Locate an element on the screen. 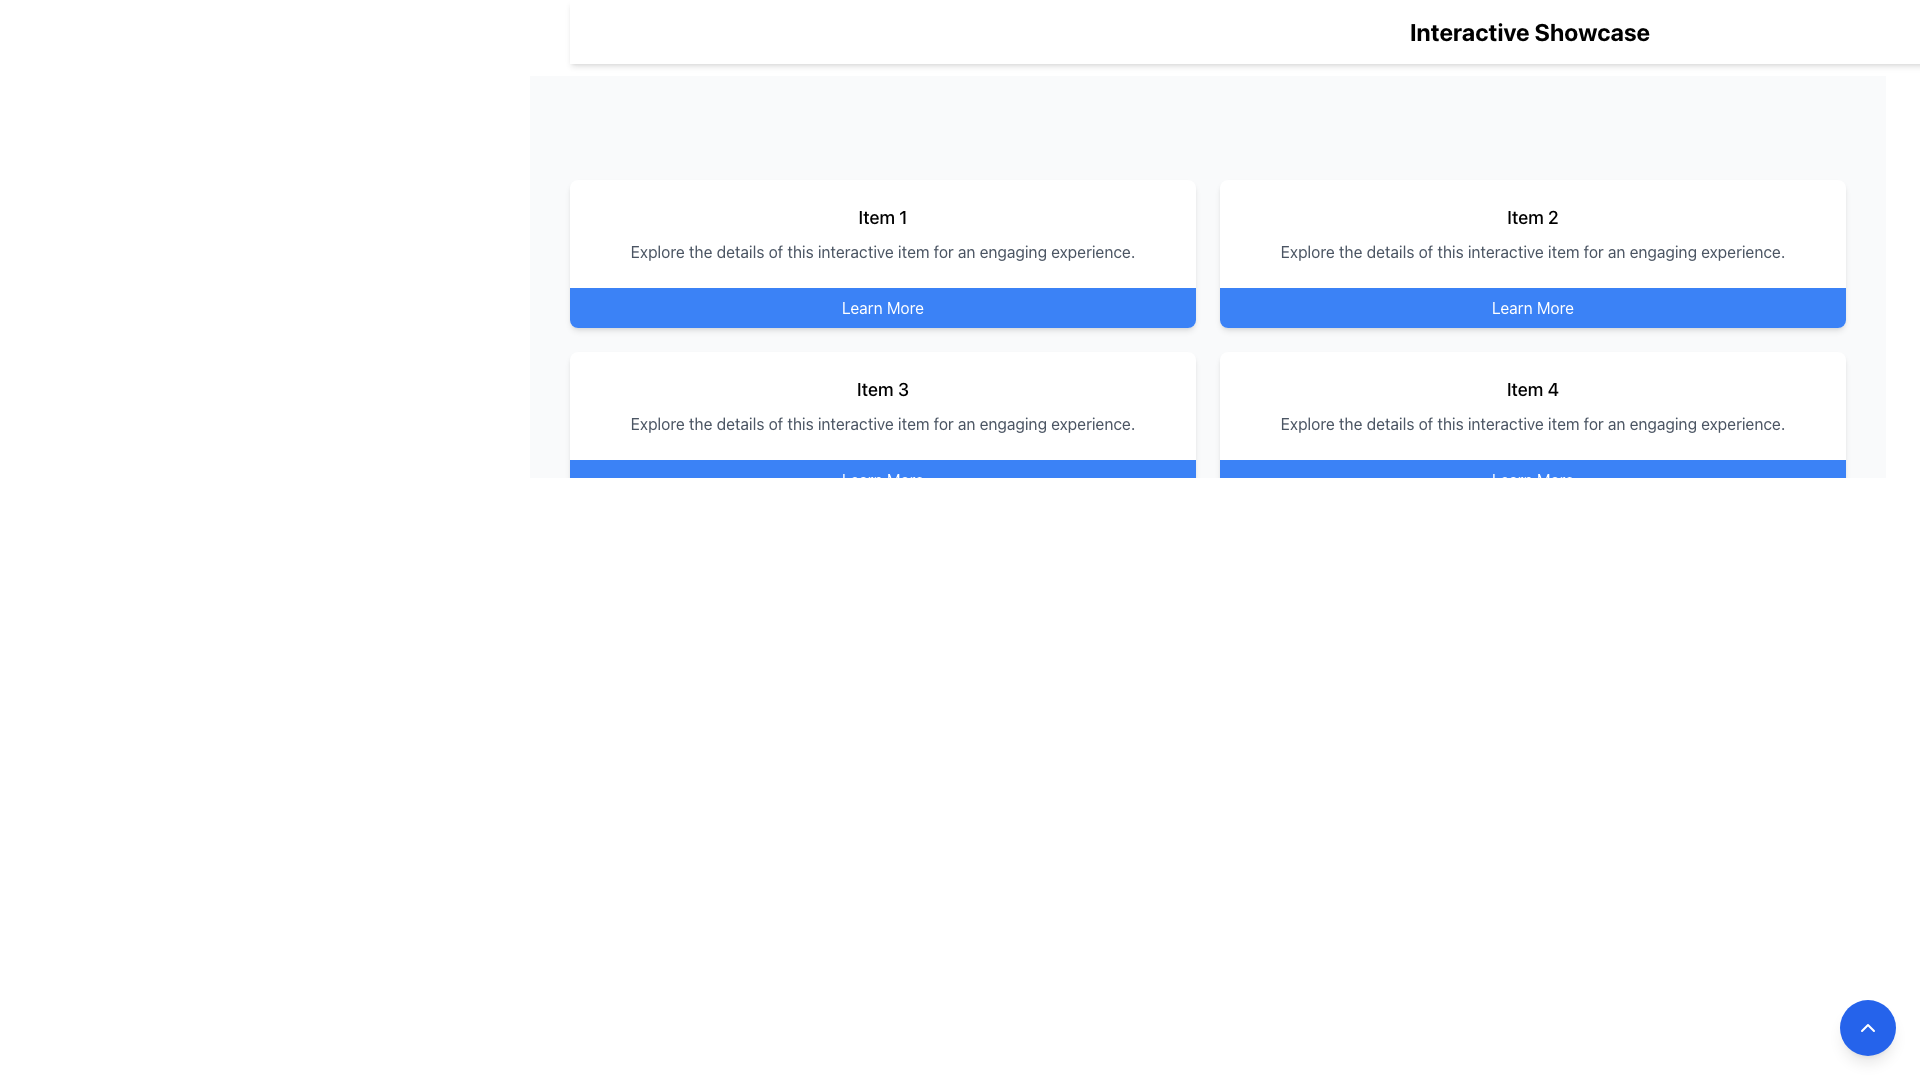 This screenshot has width=1920, height=1080. the text content group titled 'Item 3', which features a bold main title and a smaller gray subtitle, centered within a white rectangle with rounded corners and a shadow effect is located at coordinates (882, 405).